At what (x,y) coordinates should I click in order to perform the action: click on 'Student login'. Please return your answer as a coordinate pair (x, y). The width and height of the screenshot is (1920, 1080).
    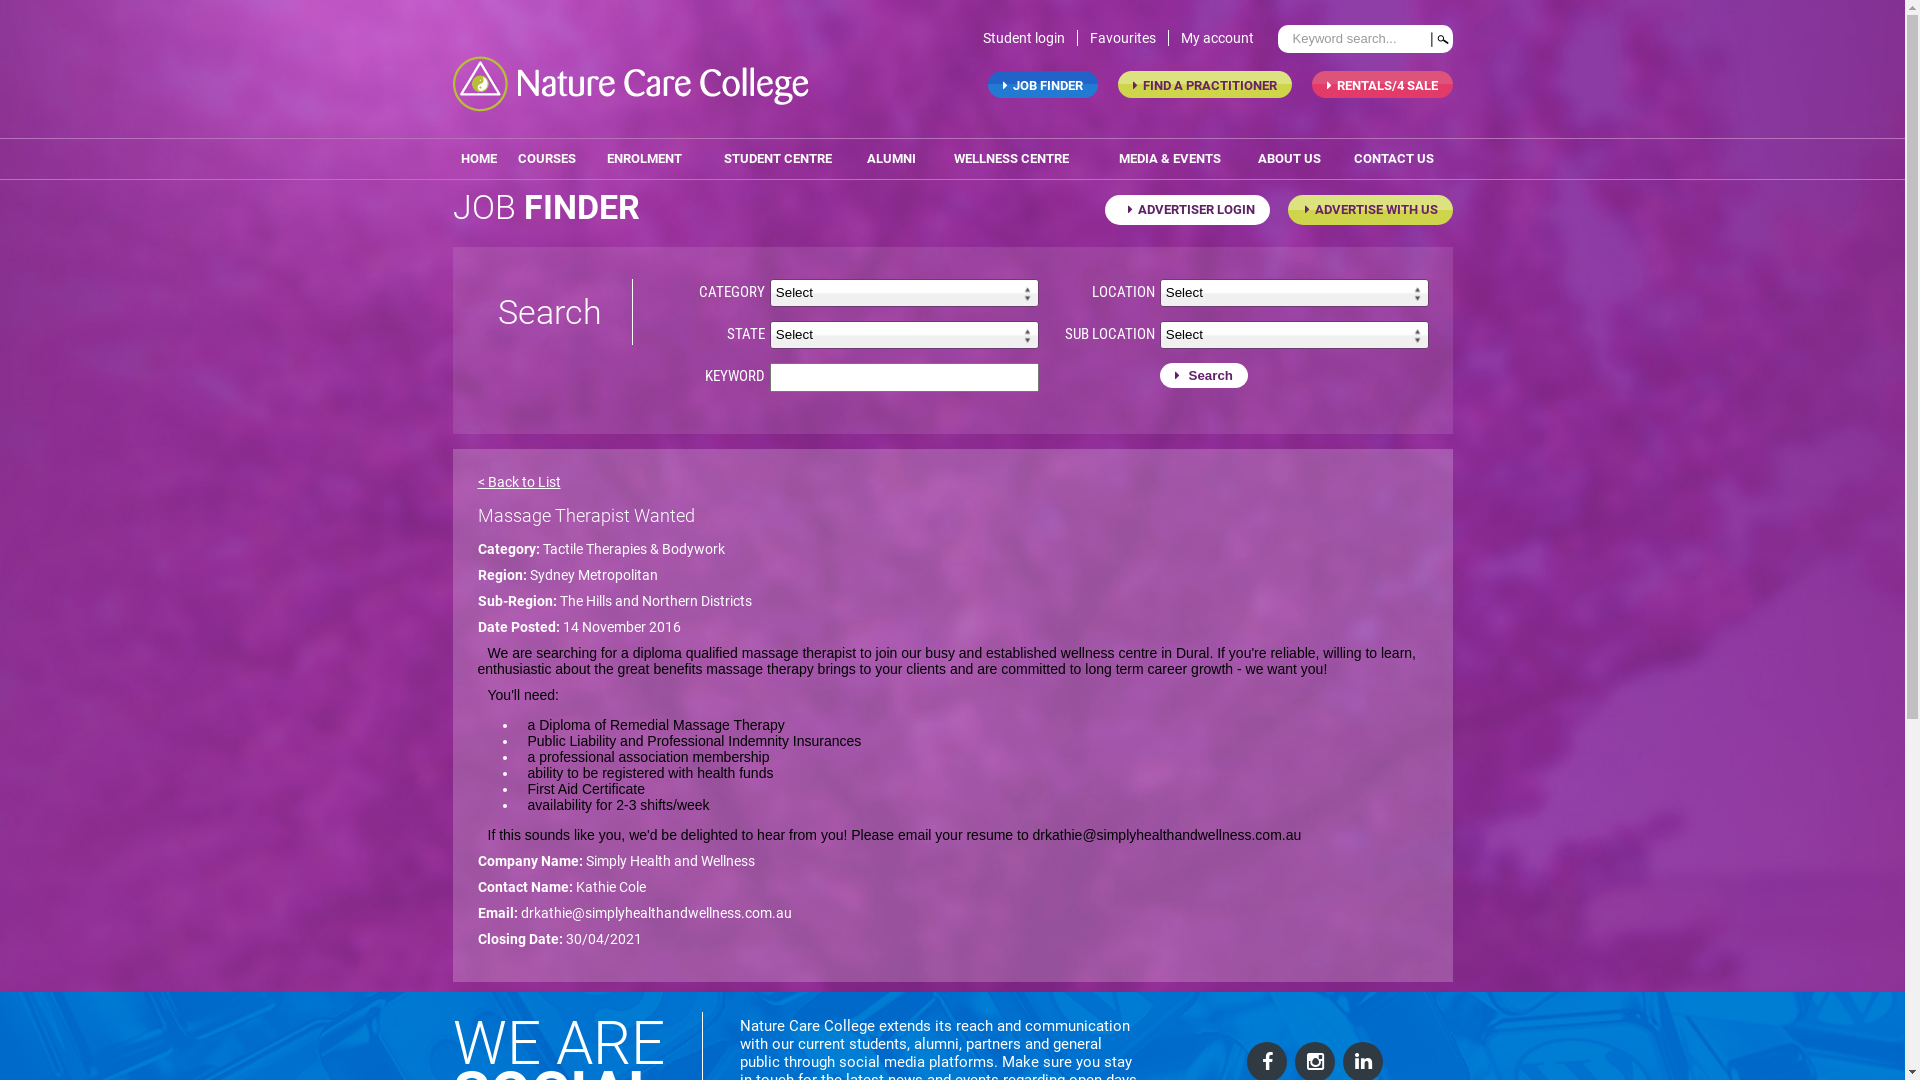
    Looking at the image, I should click on (1029, 38).